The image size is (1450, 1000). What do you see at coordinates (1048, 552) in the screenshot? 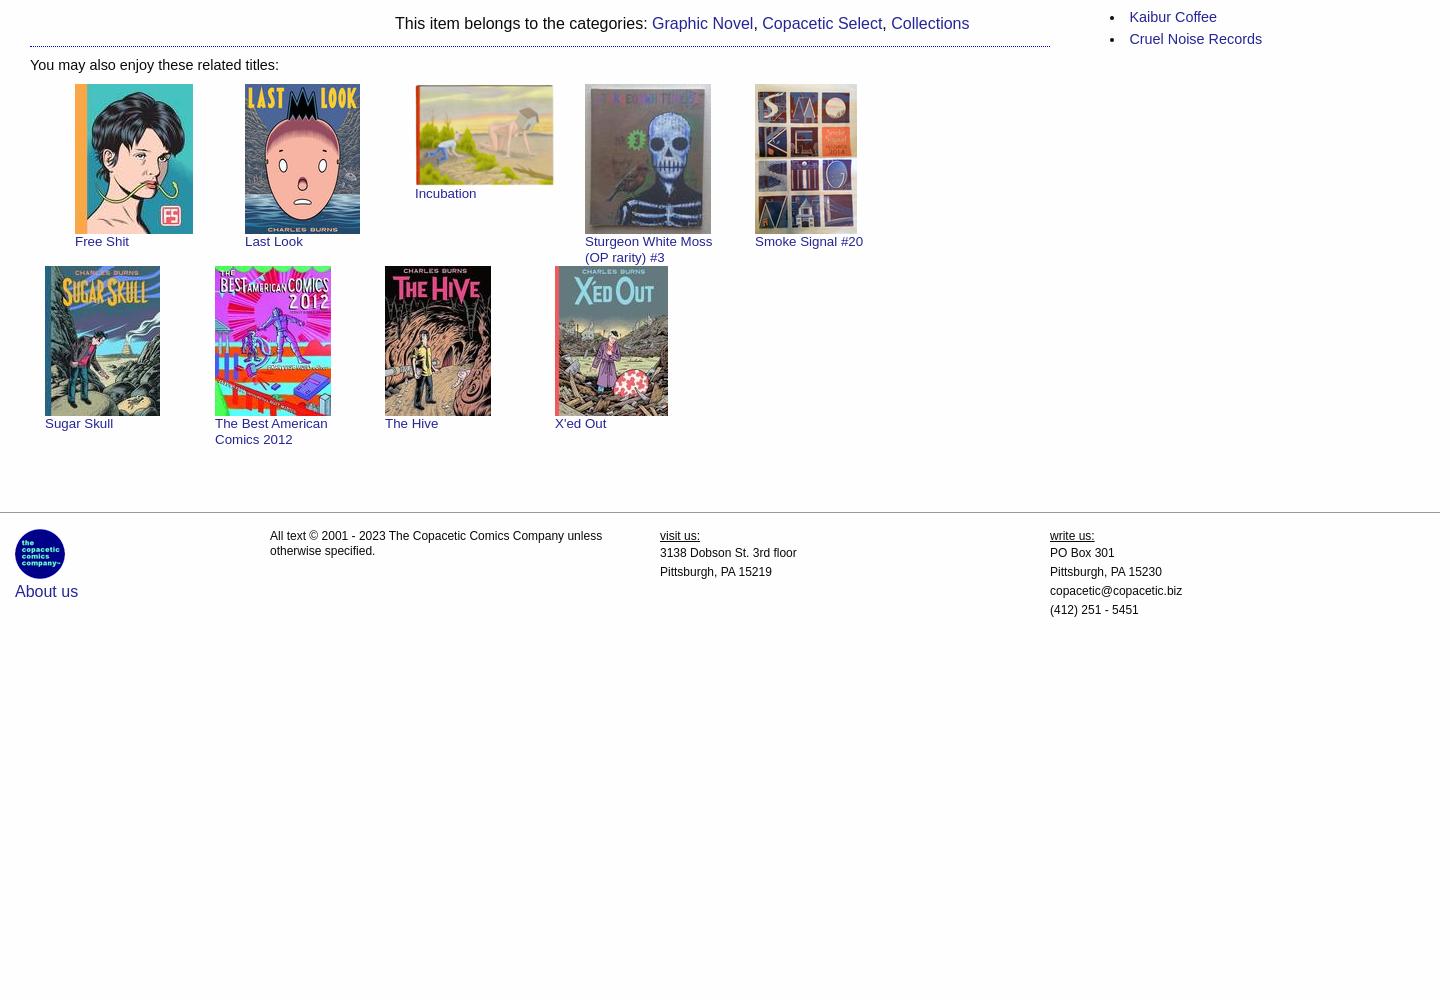
I see `'PO Box 301'` at bounding box center [1048, 552].